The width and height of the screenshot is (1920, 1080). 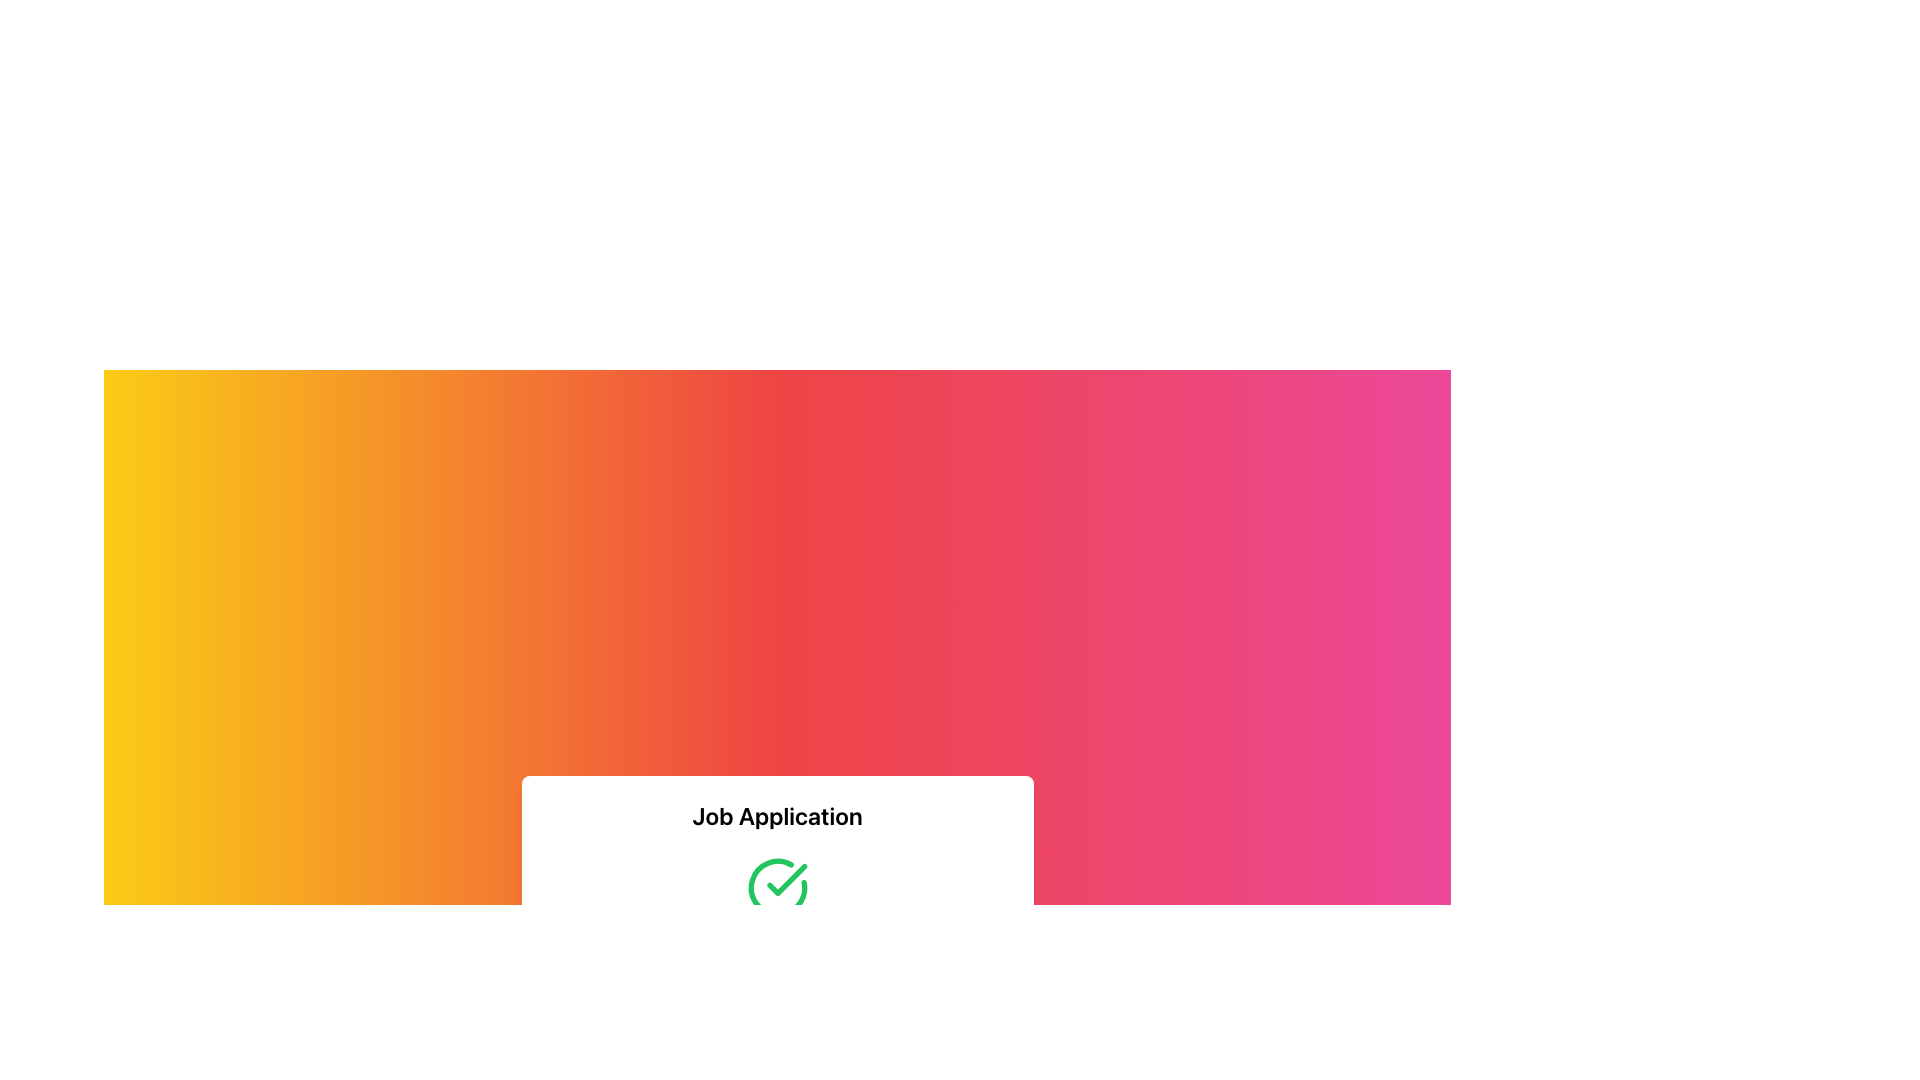 What do you see at coordinates (785, 878) in the screenshot?
I see `the checkmark icon indicating task completion, which is located within a circular icon below the 'Job Application' text` at bounding box center [785, 878].